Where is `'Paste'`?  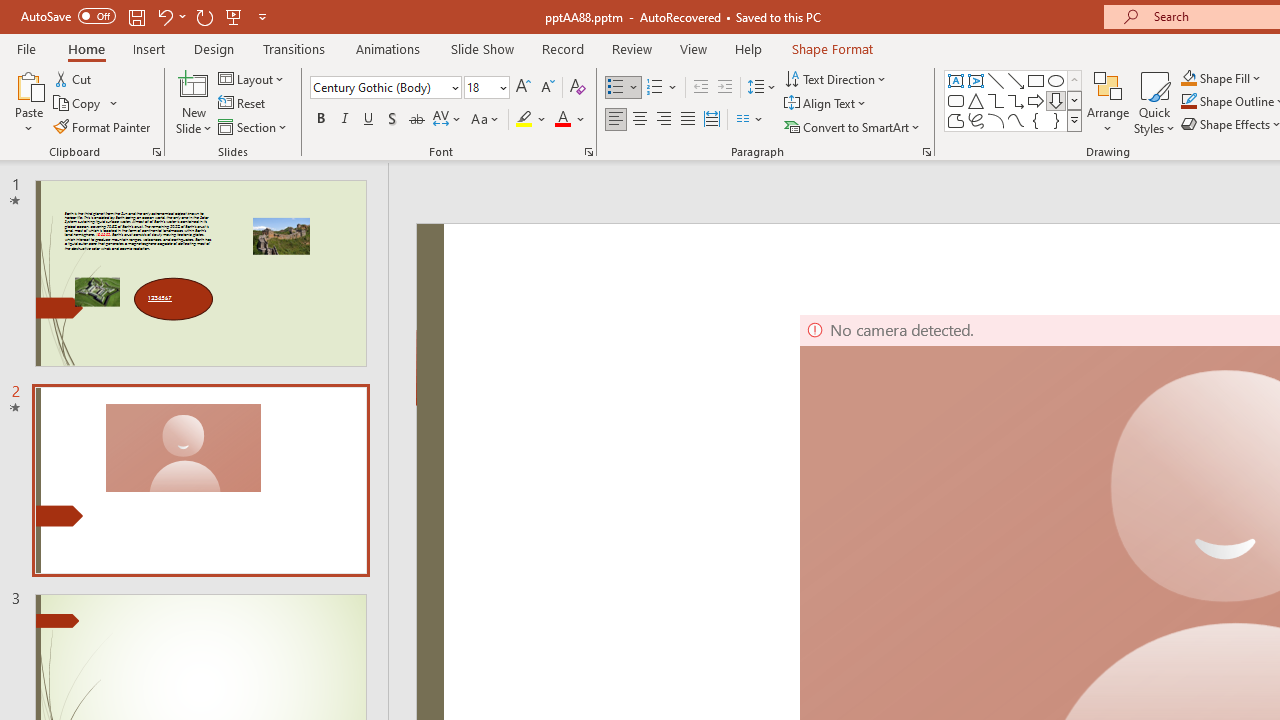 'Paste' is located at coordinates (28, 84).